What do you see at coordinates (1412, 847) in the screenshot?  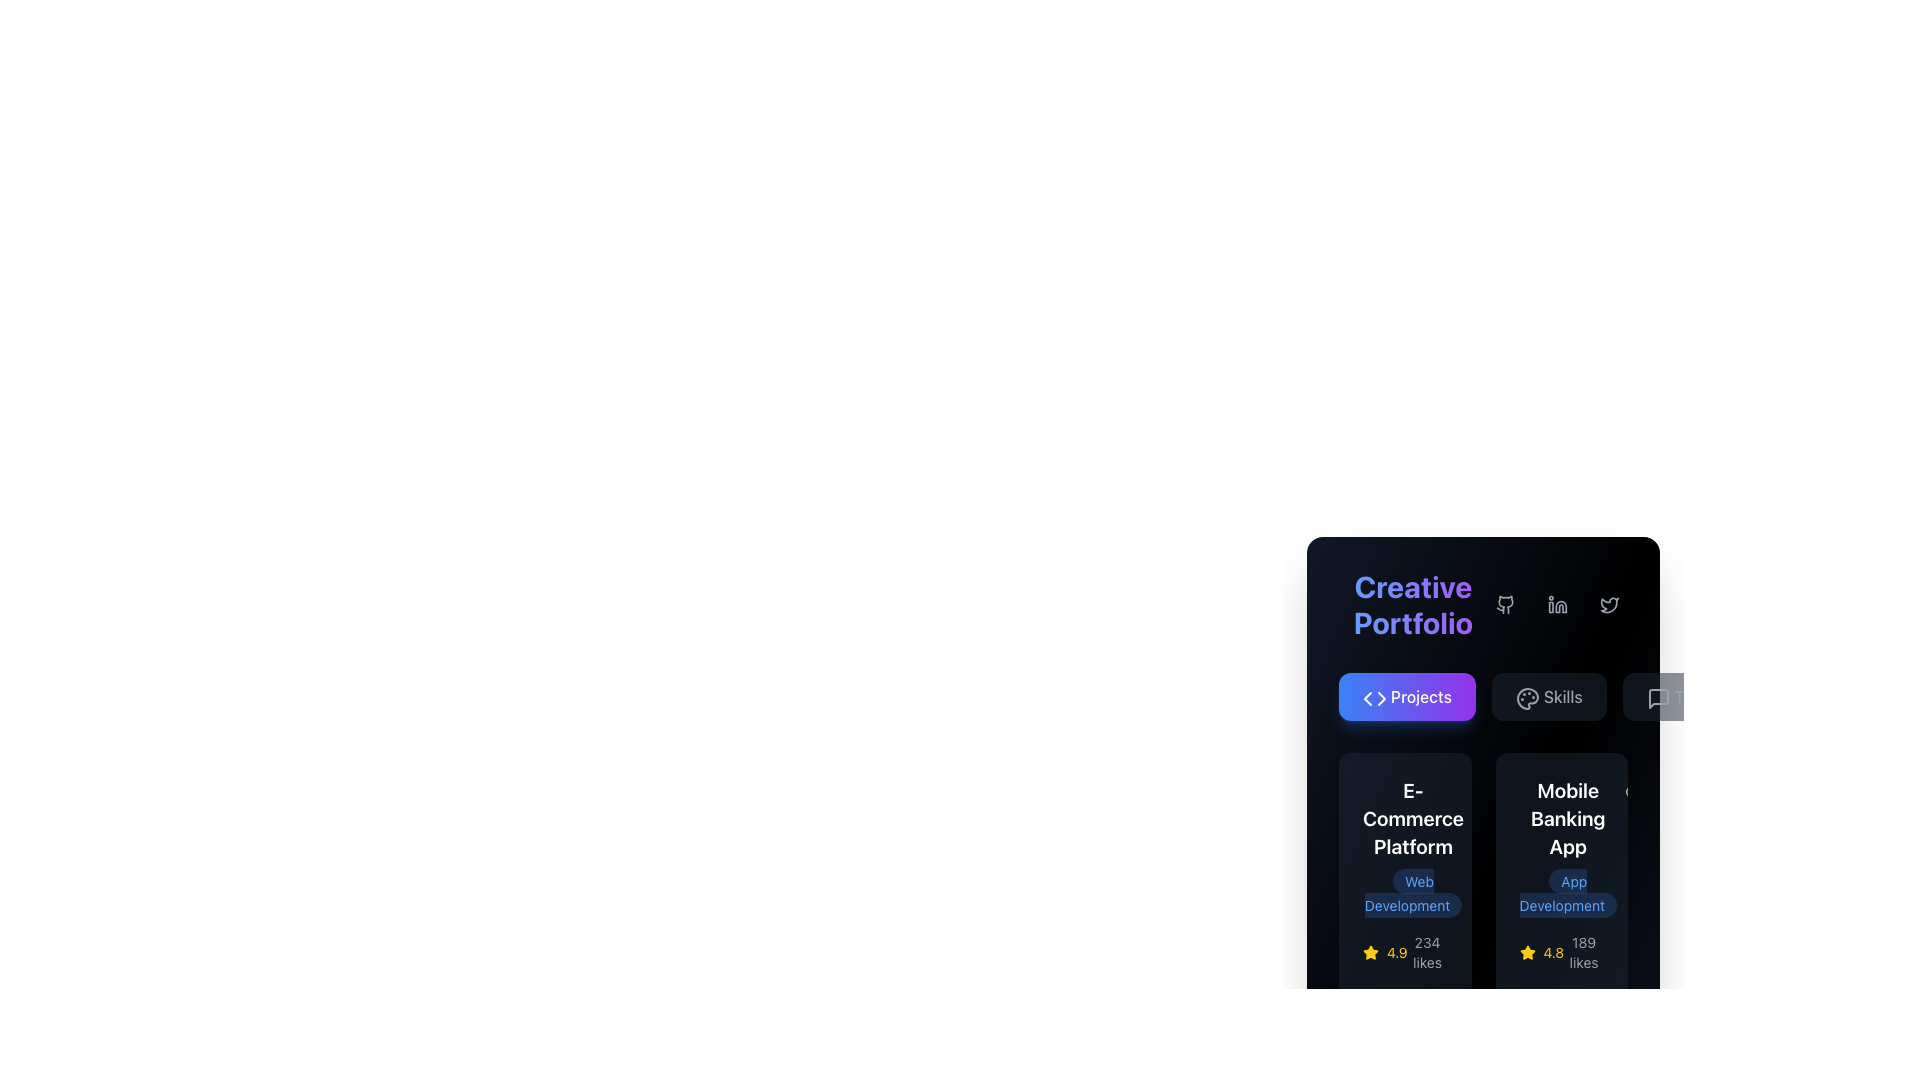 I see `the informative label displaying 'E-Commerce Platform' and 'Web Development' in the top-left section of the card` at bounding box center [1412, 847].